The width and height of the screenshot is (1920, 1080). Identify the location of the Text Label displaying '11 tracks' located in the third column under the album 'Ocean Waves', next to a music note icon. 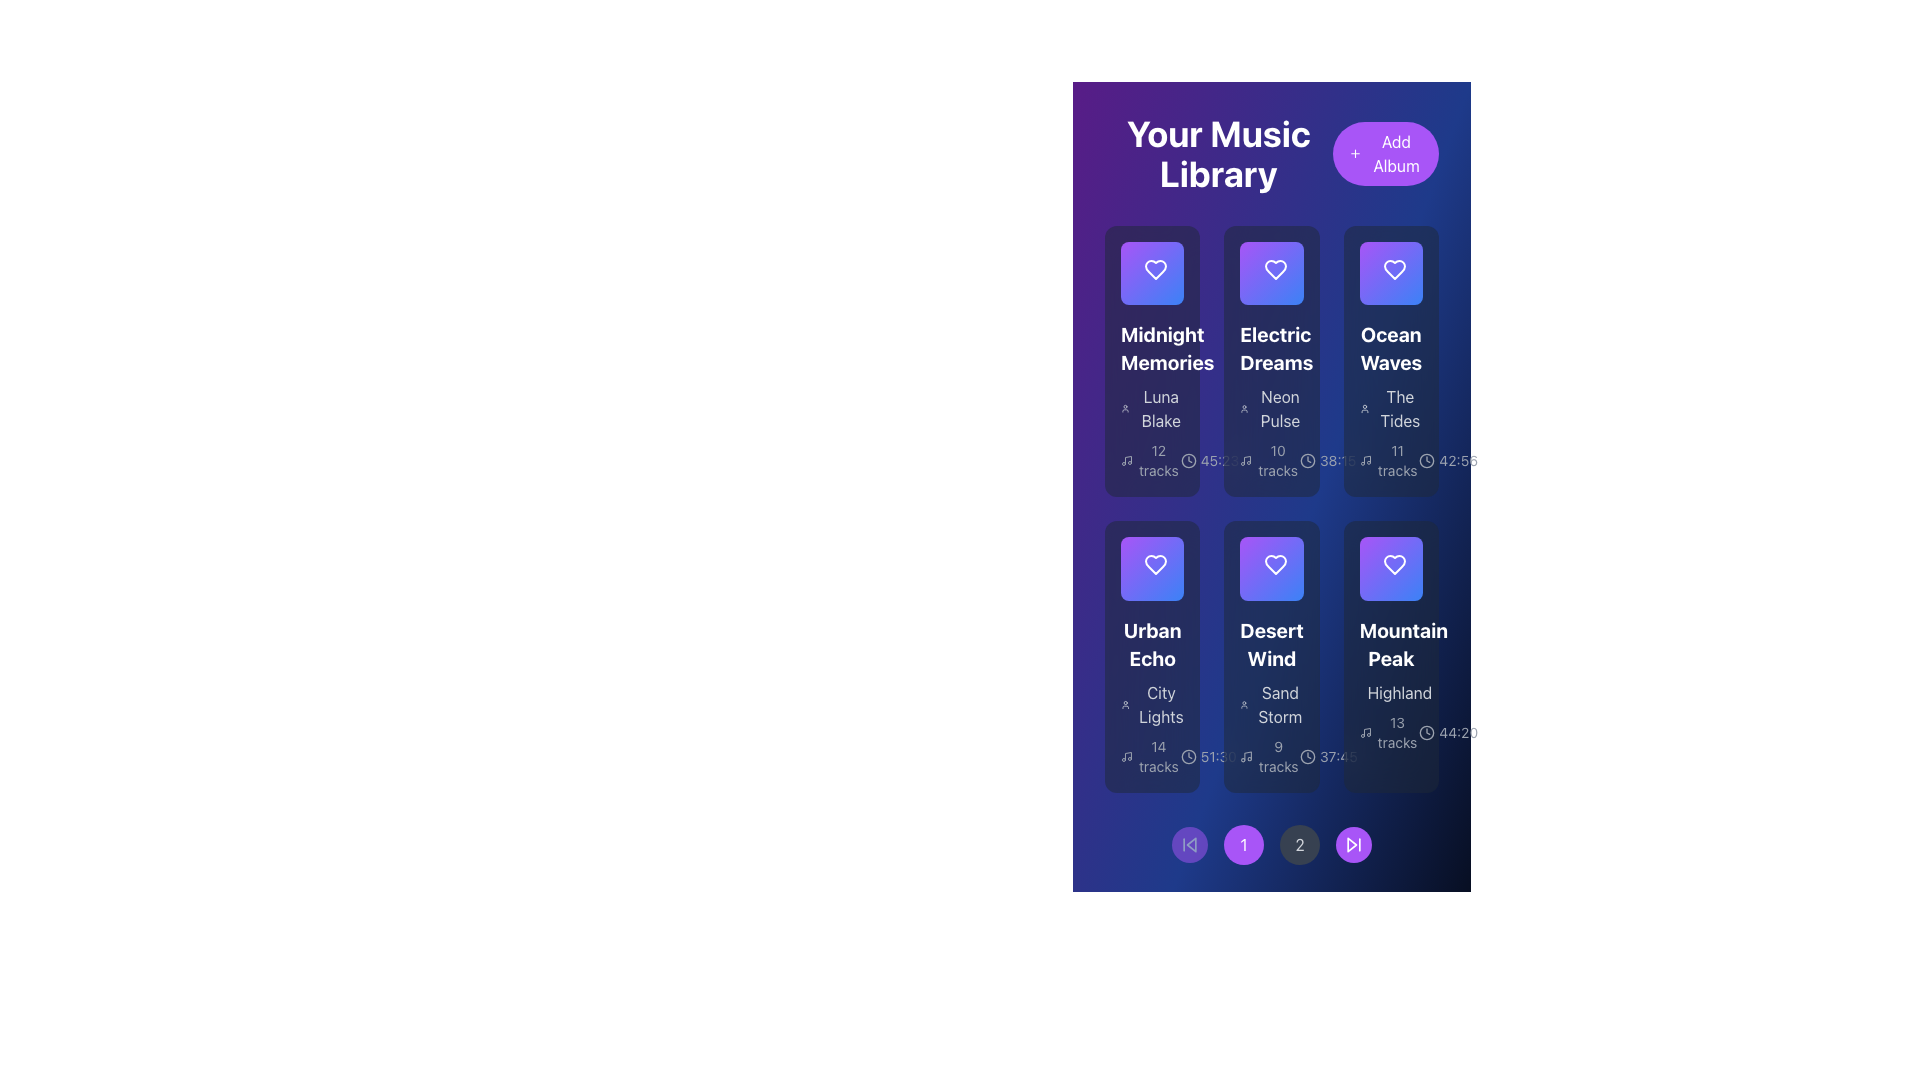
(1388, 461).